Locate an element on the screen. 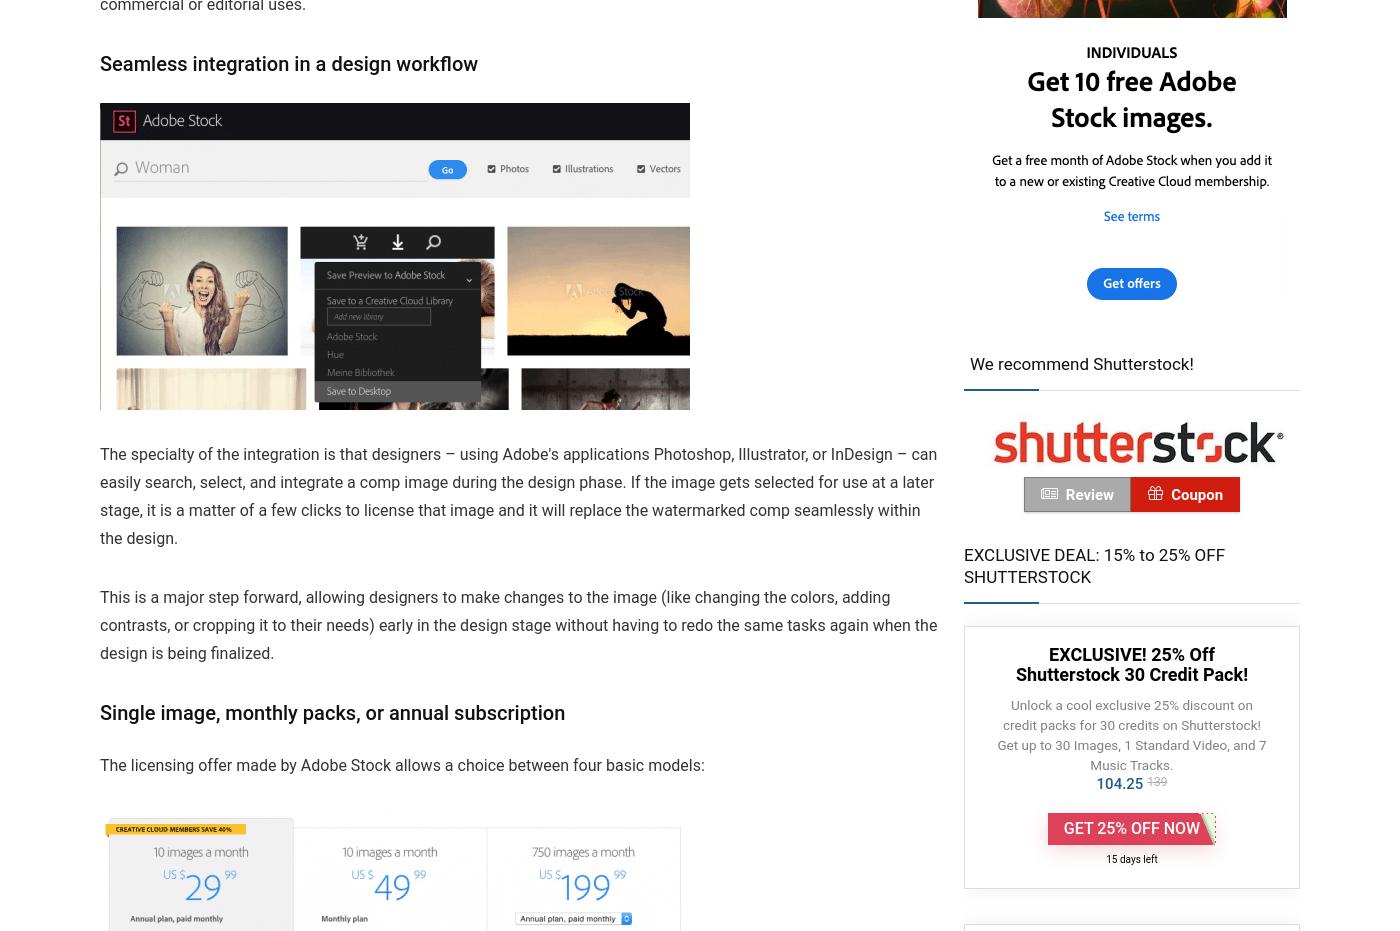 Image resolution: width=1400 pixels, height=931 pixels. 'Adobe’s New Content Credentials Icon and Adoption Partnerships' is located at coordinates (401, 39).